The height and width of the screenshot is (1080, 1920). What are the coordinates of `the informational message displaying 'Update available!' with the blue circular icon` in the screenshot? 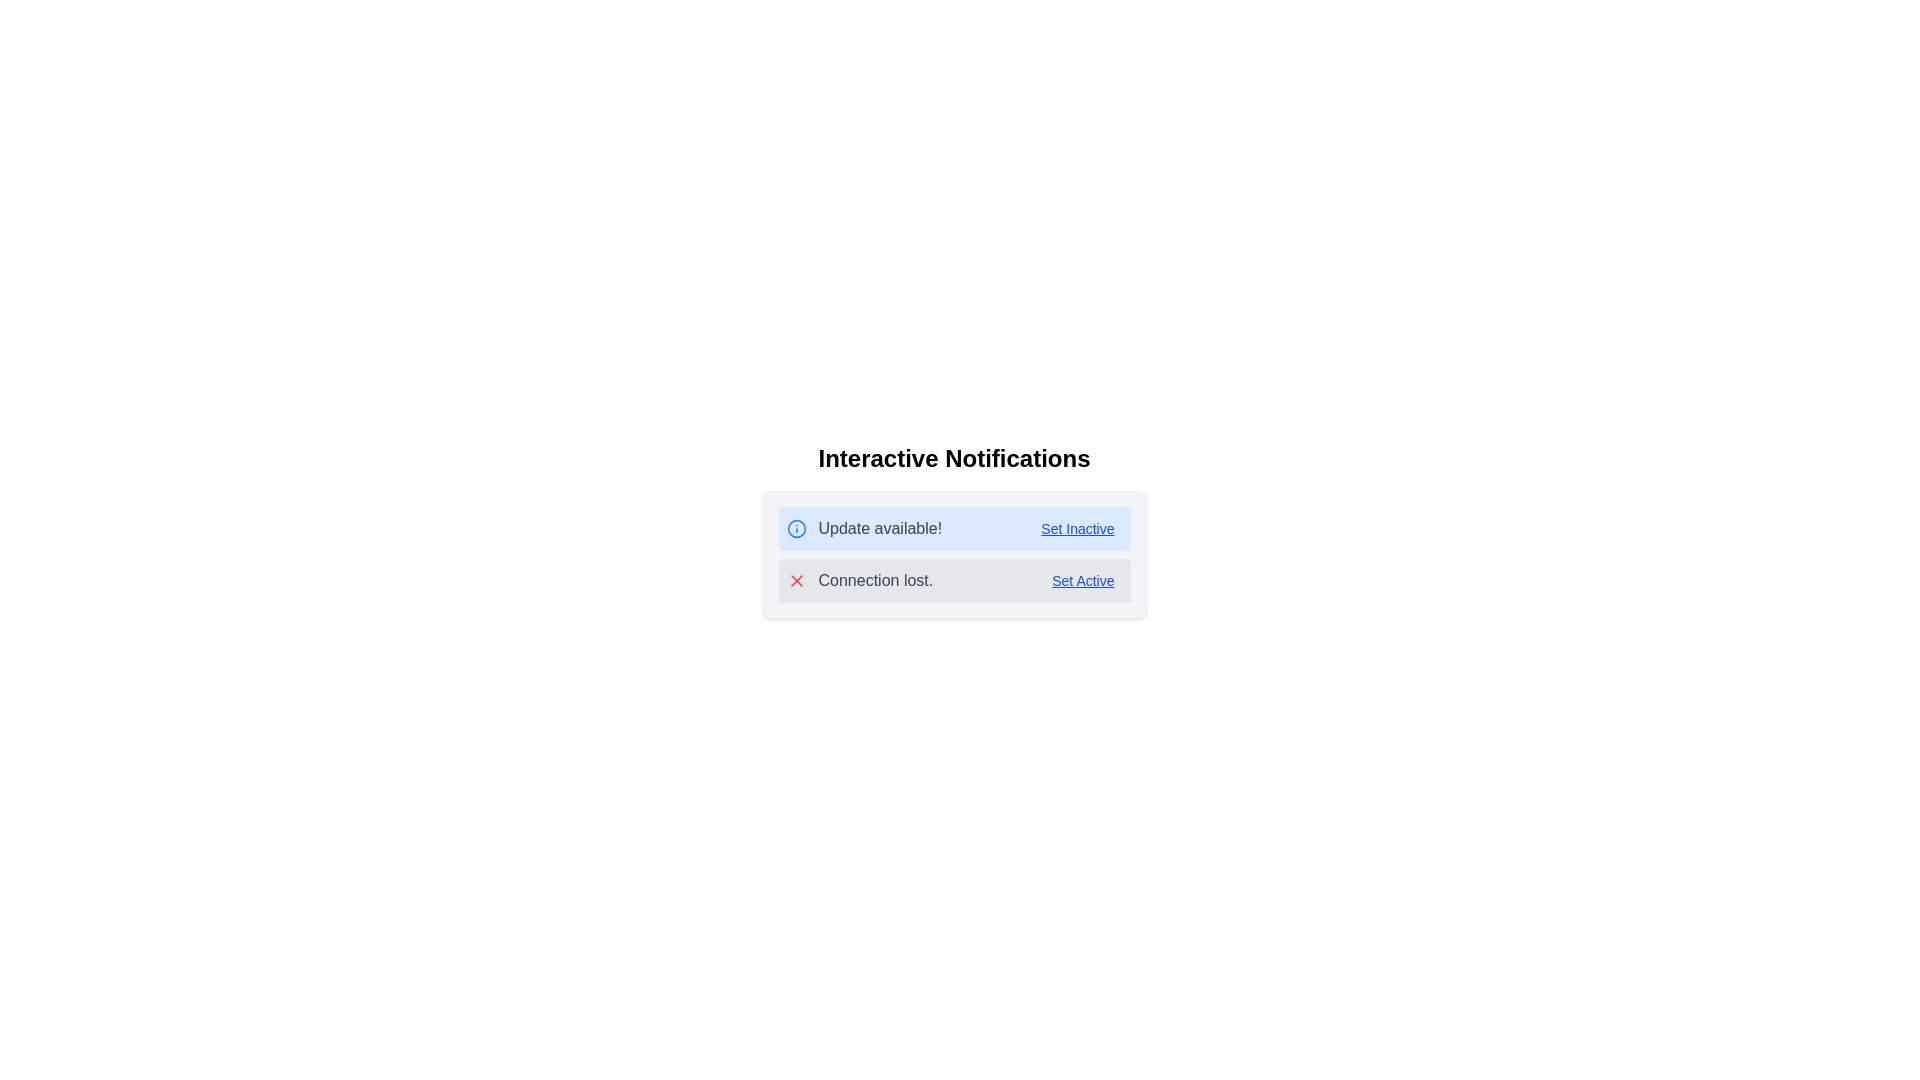 It's located at (864, 527).